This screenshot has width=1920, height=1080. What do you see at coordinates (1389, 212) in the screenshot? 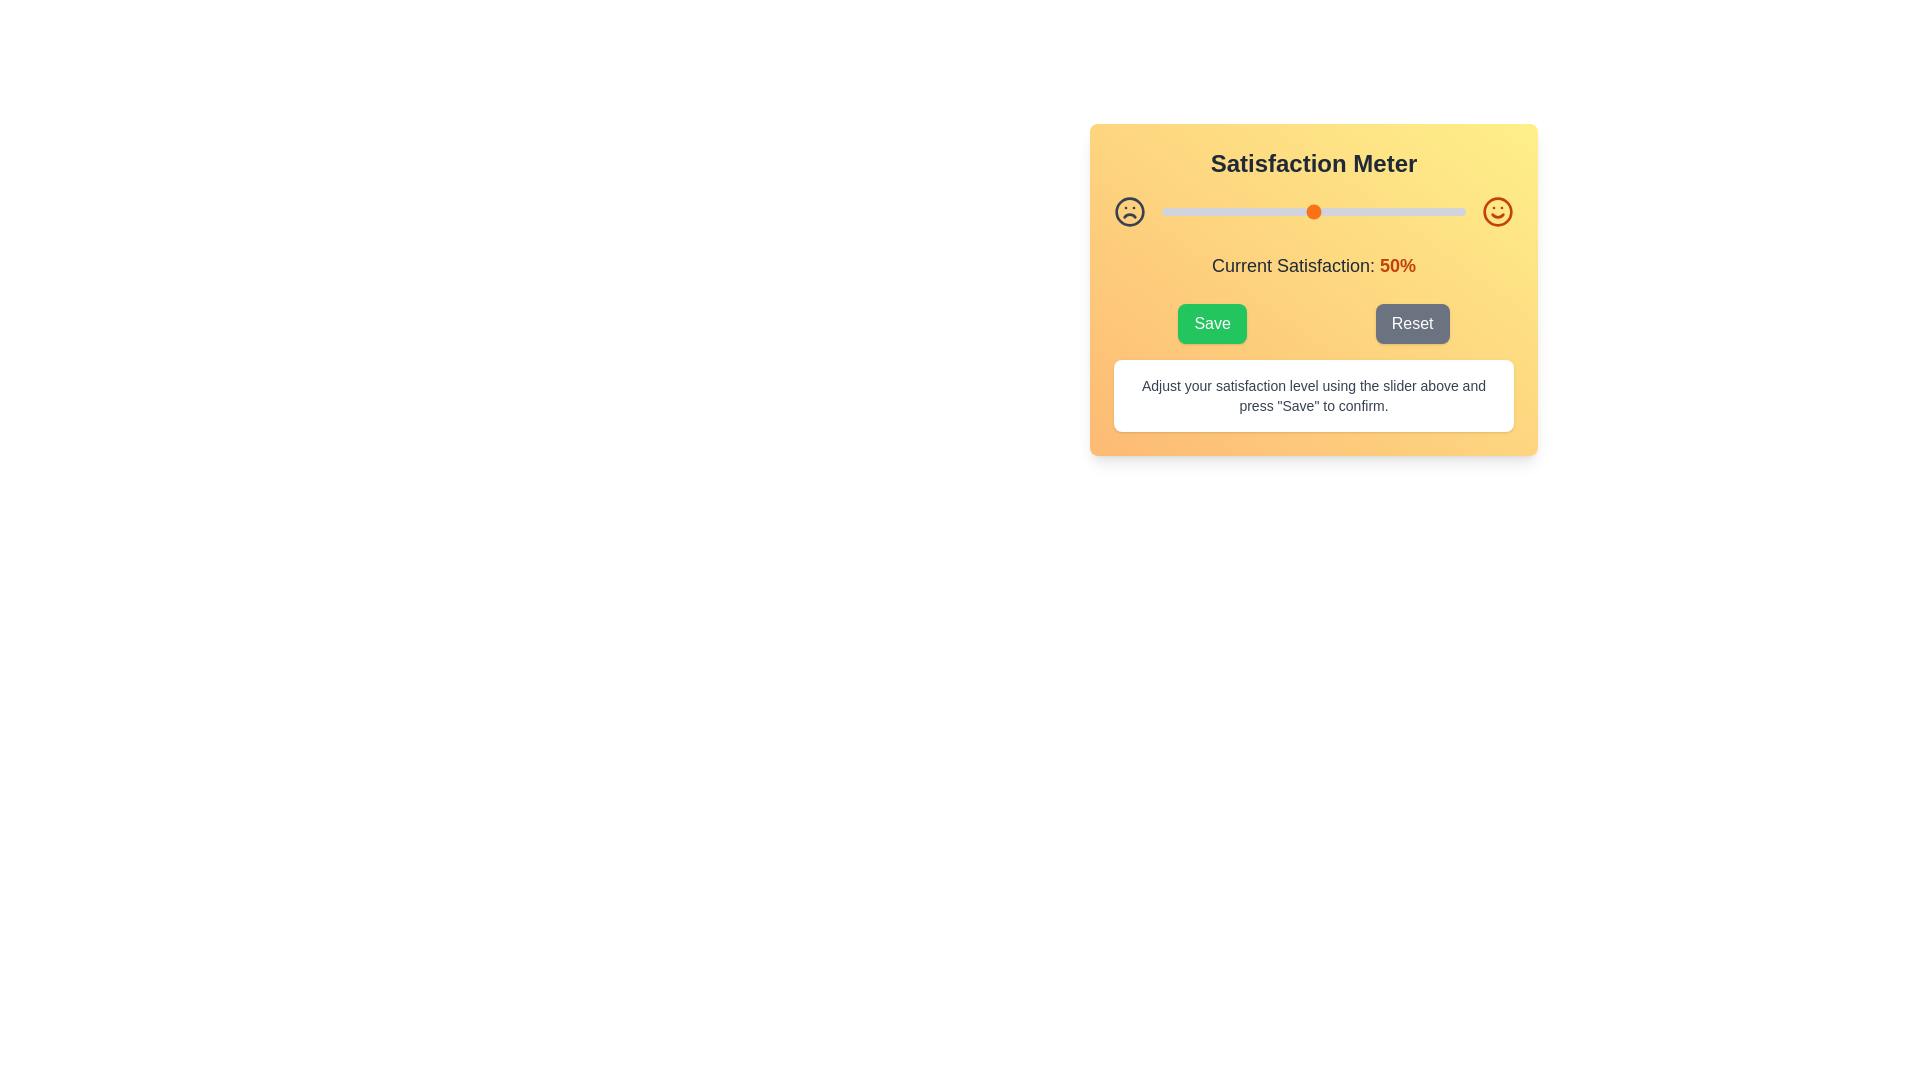
I see `the slider to 75% satisfaction` at bounding box center [1389, 212].